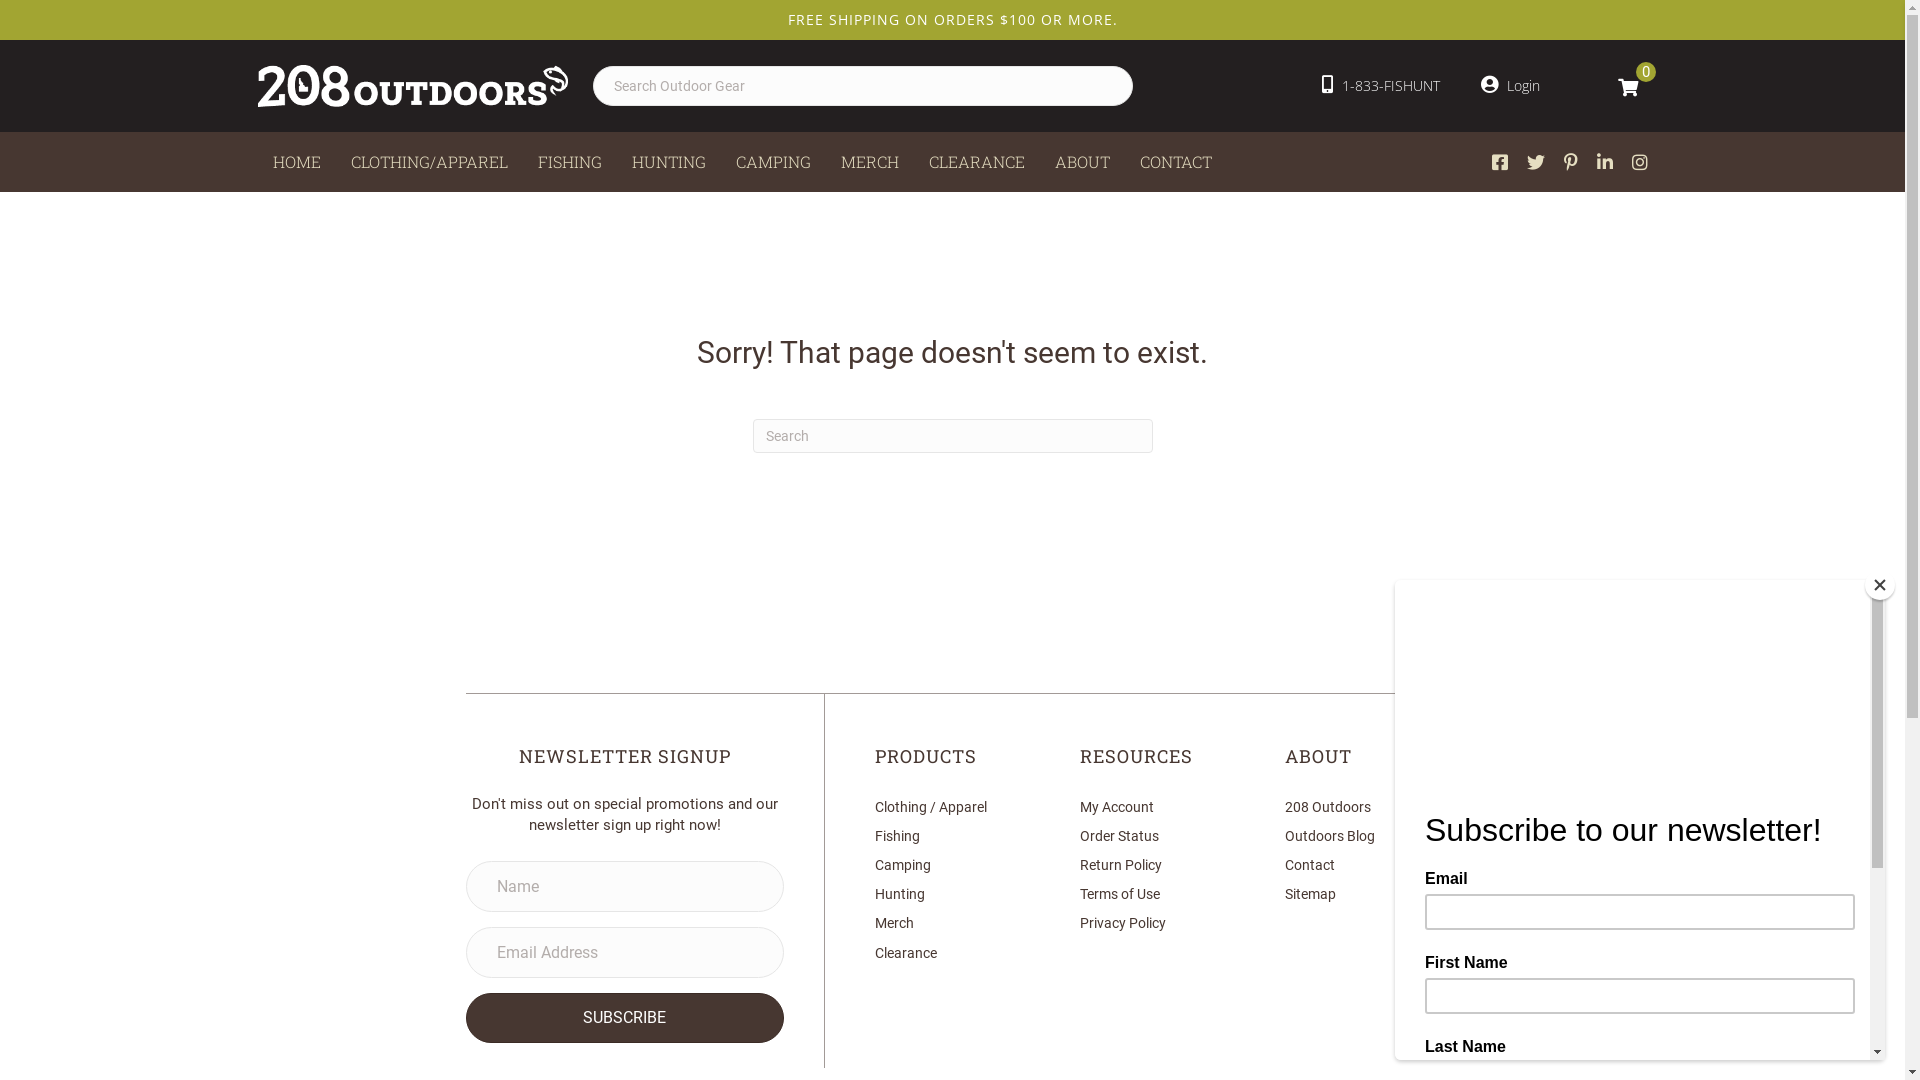 Image resolution: width=1920 pixels, height=1080 pixels. What do you see at coordinates (428, 161) in the screenshot?
I see `'CLOTHING/APPAREL'` at bounding box center [428, 161].